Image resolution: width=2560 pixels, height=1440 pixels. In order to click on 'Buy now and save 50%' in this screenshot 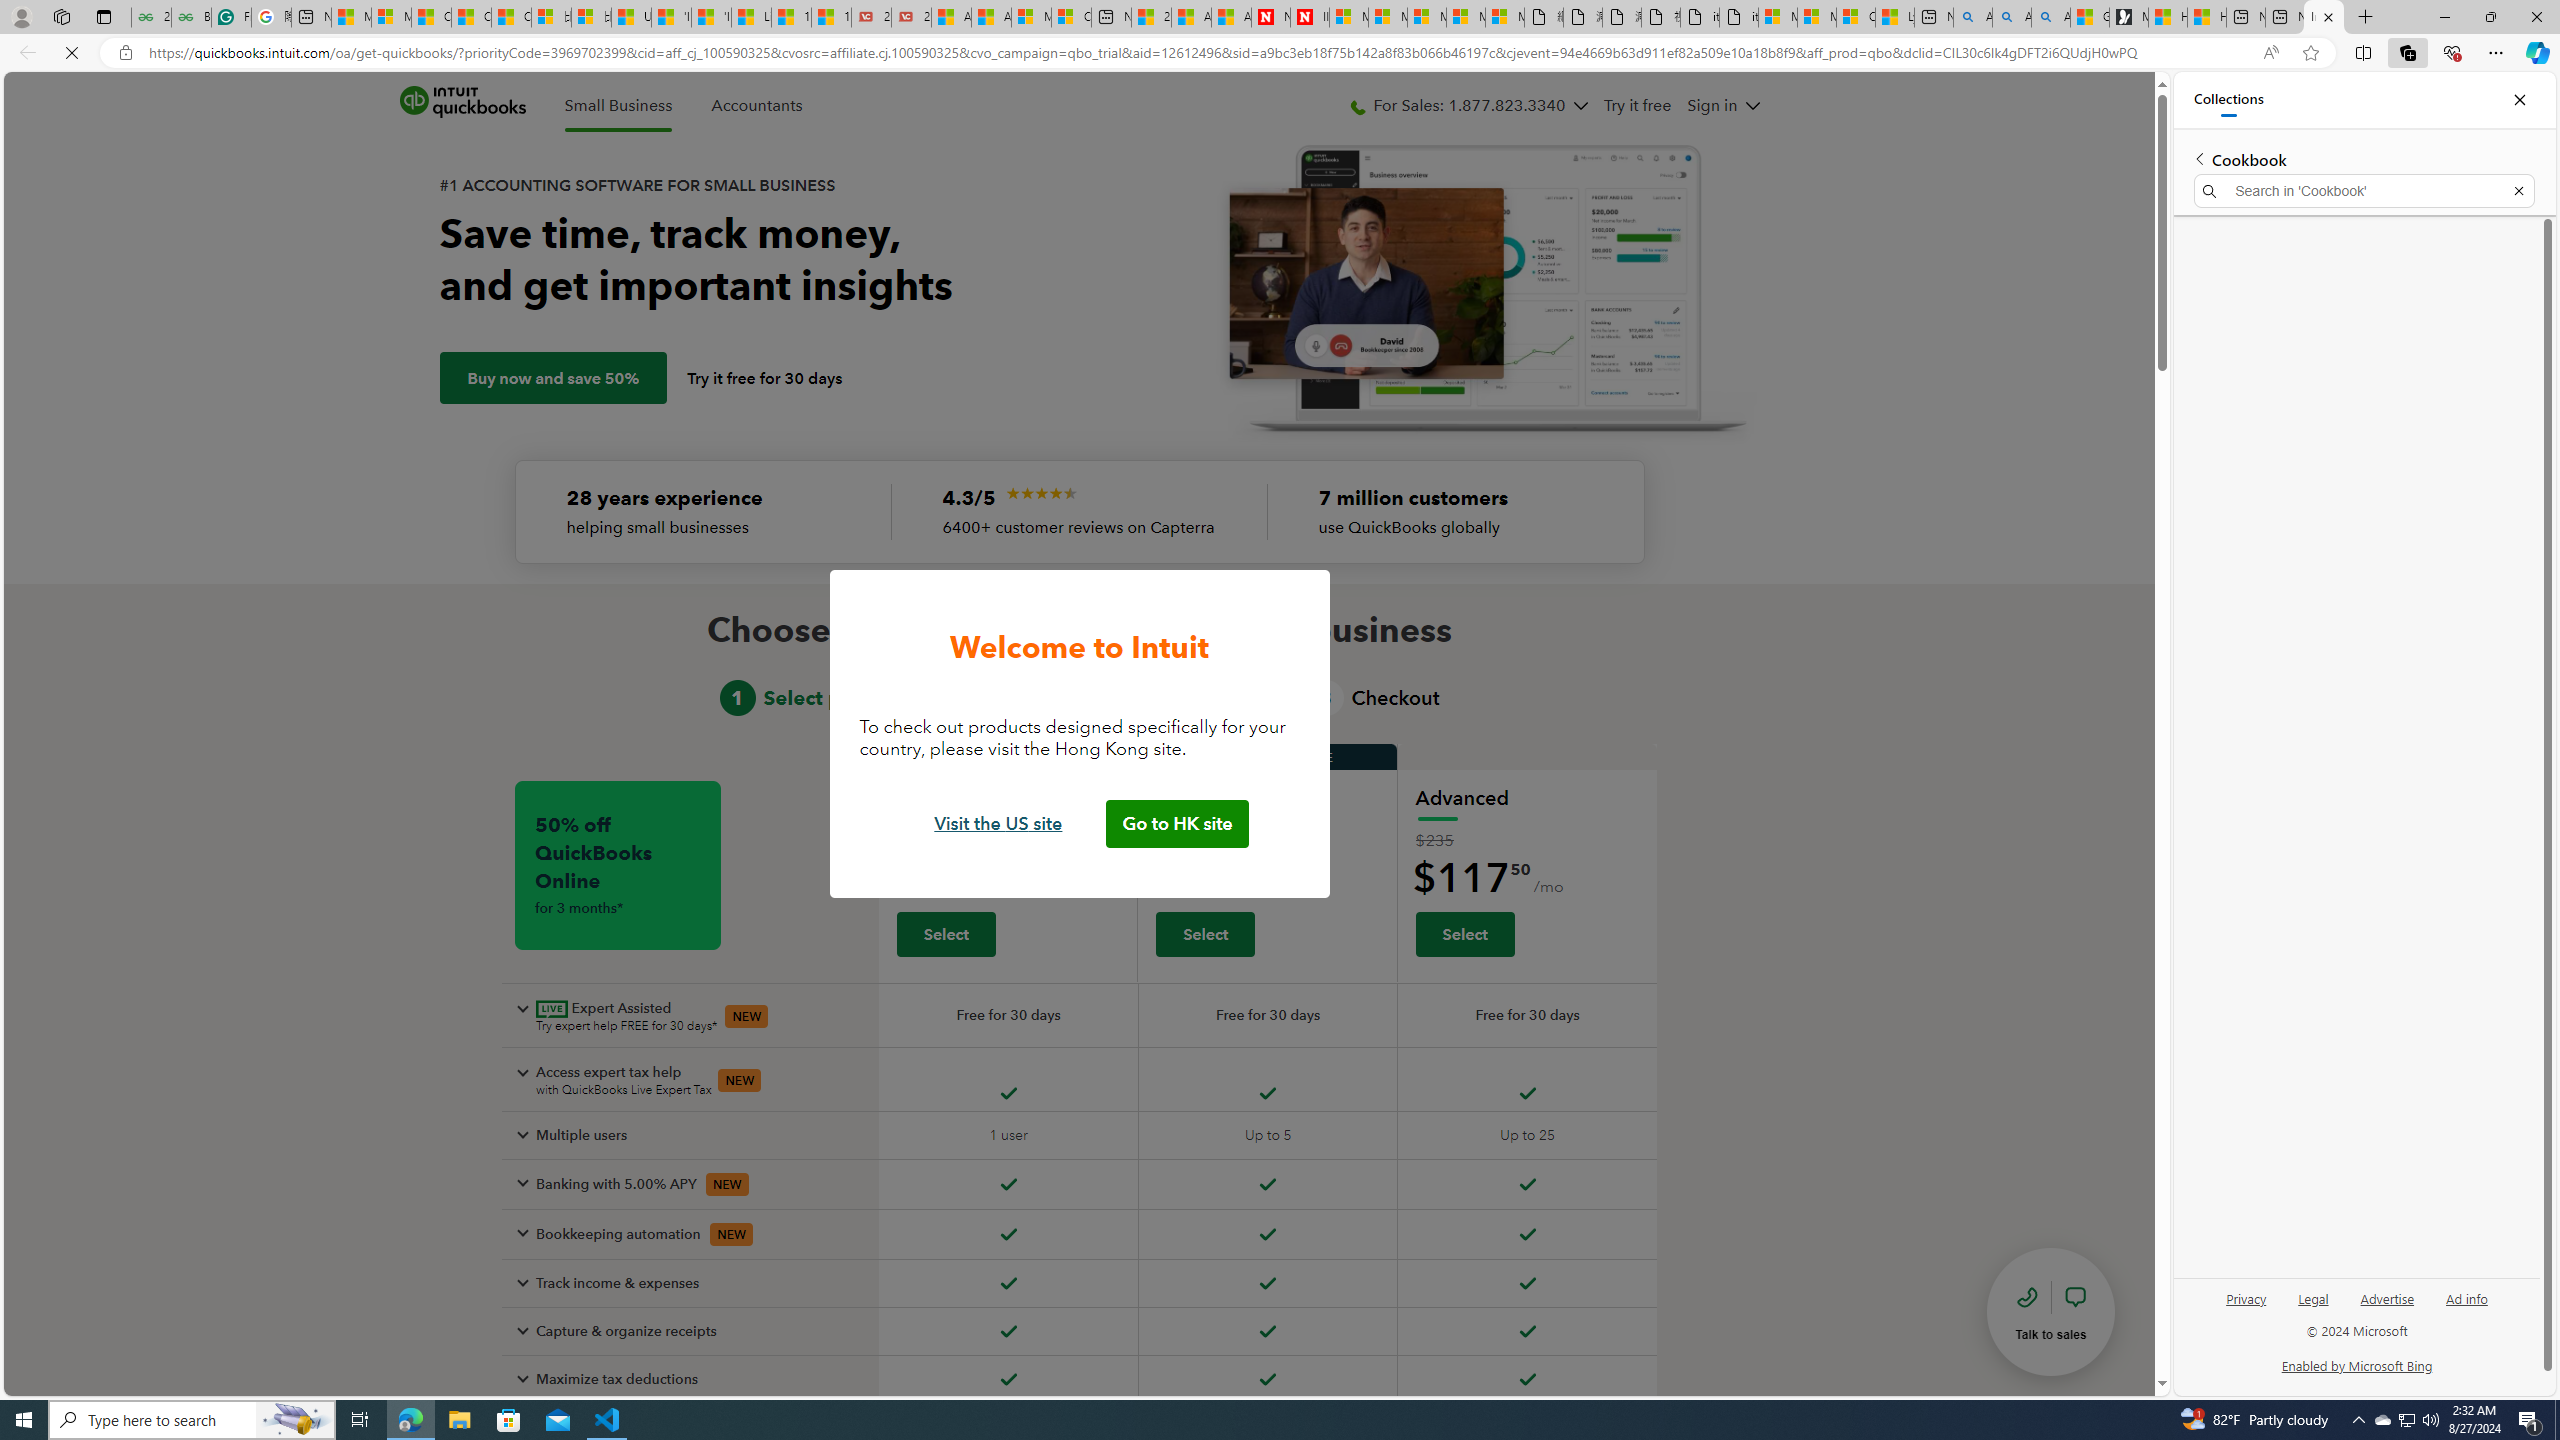, I will do `click(551, 378)`.